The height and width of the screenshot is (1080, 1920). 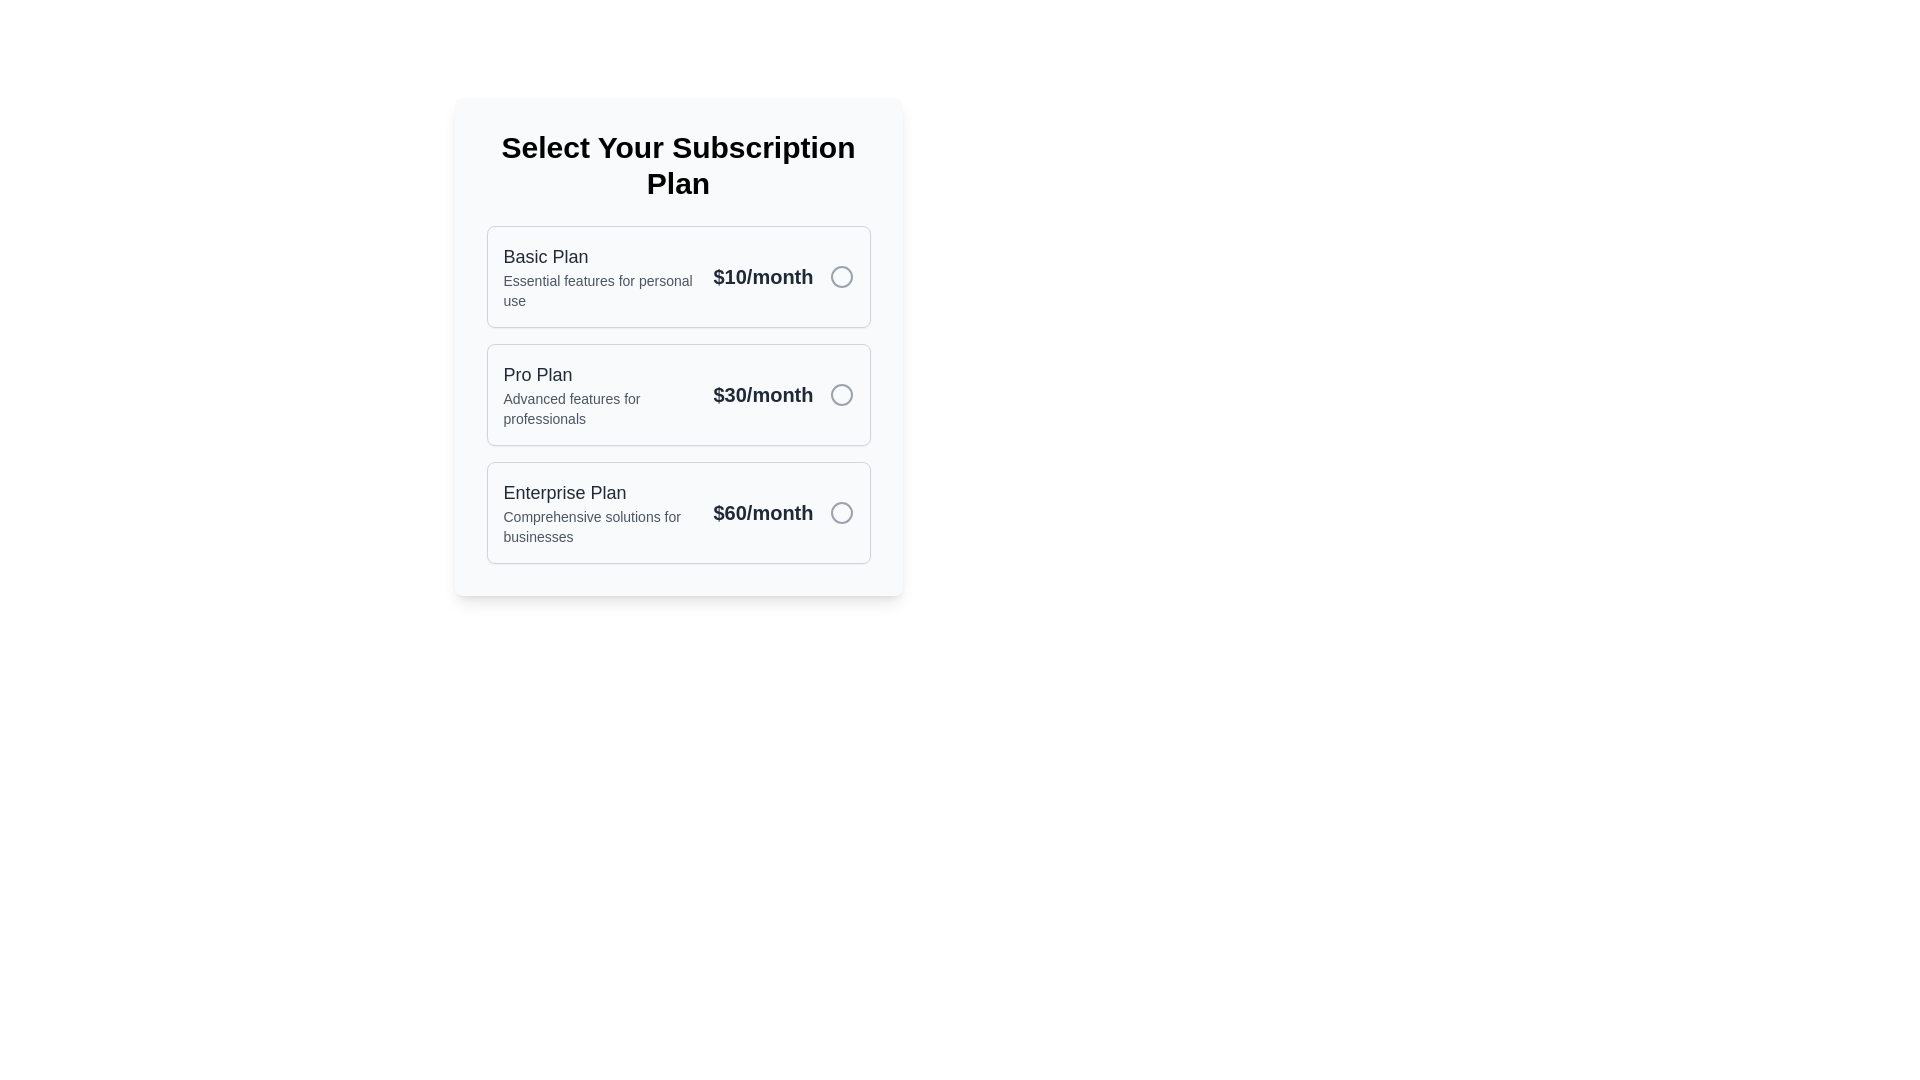 I want to click on the gray circular radio button located at the rightmost position of the 'Enterprise Plan' option, so click(x=841, y=512).